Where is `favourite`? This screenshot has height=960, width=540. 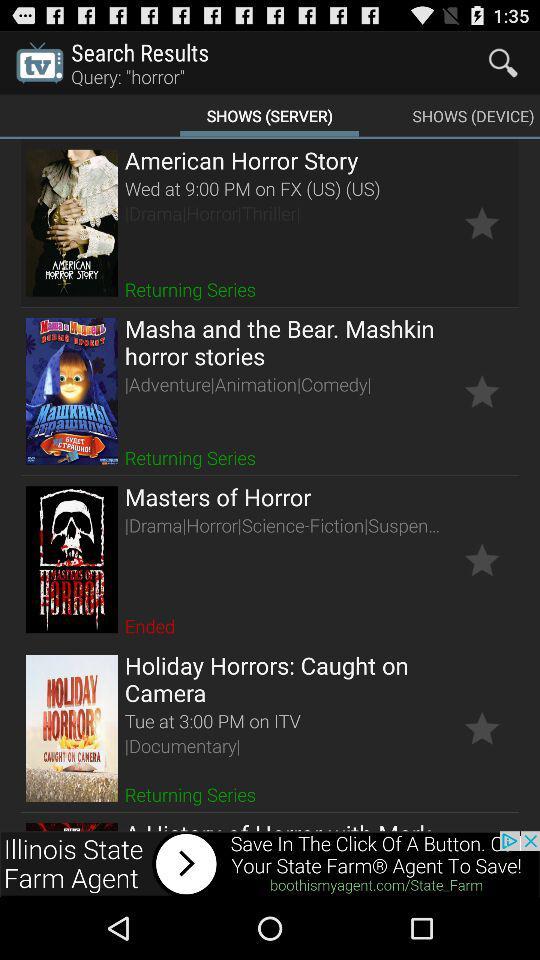 favourite is located at coordinates (481, 559).